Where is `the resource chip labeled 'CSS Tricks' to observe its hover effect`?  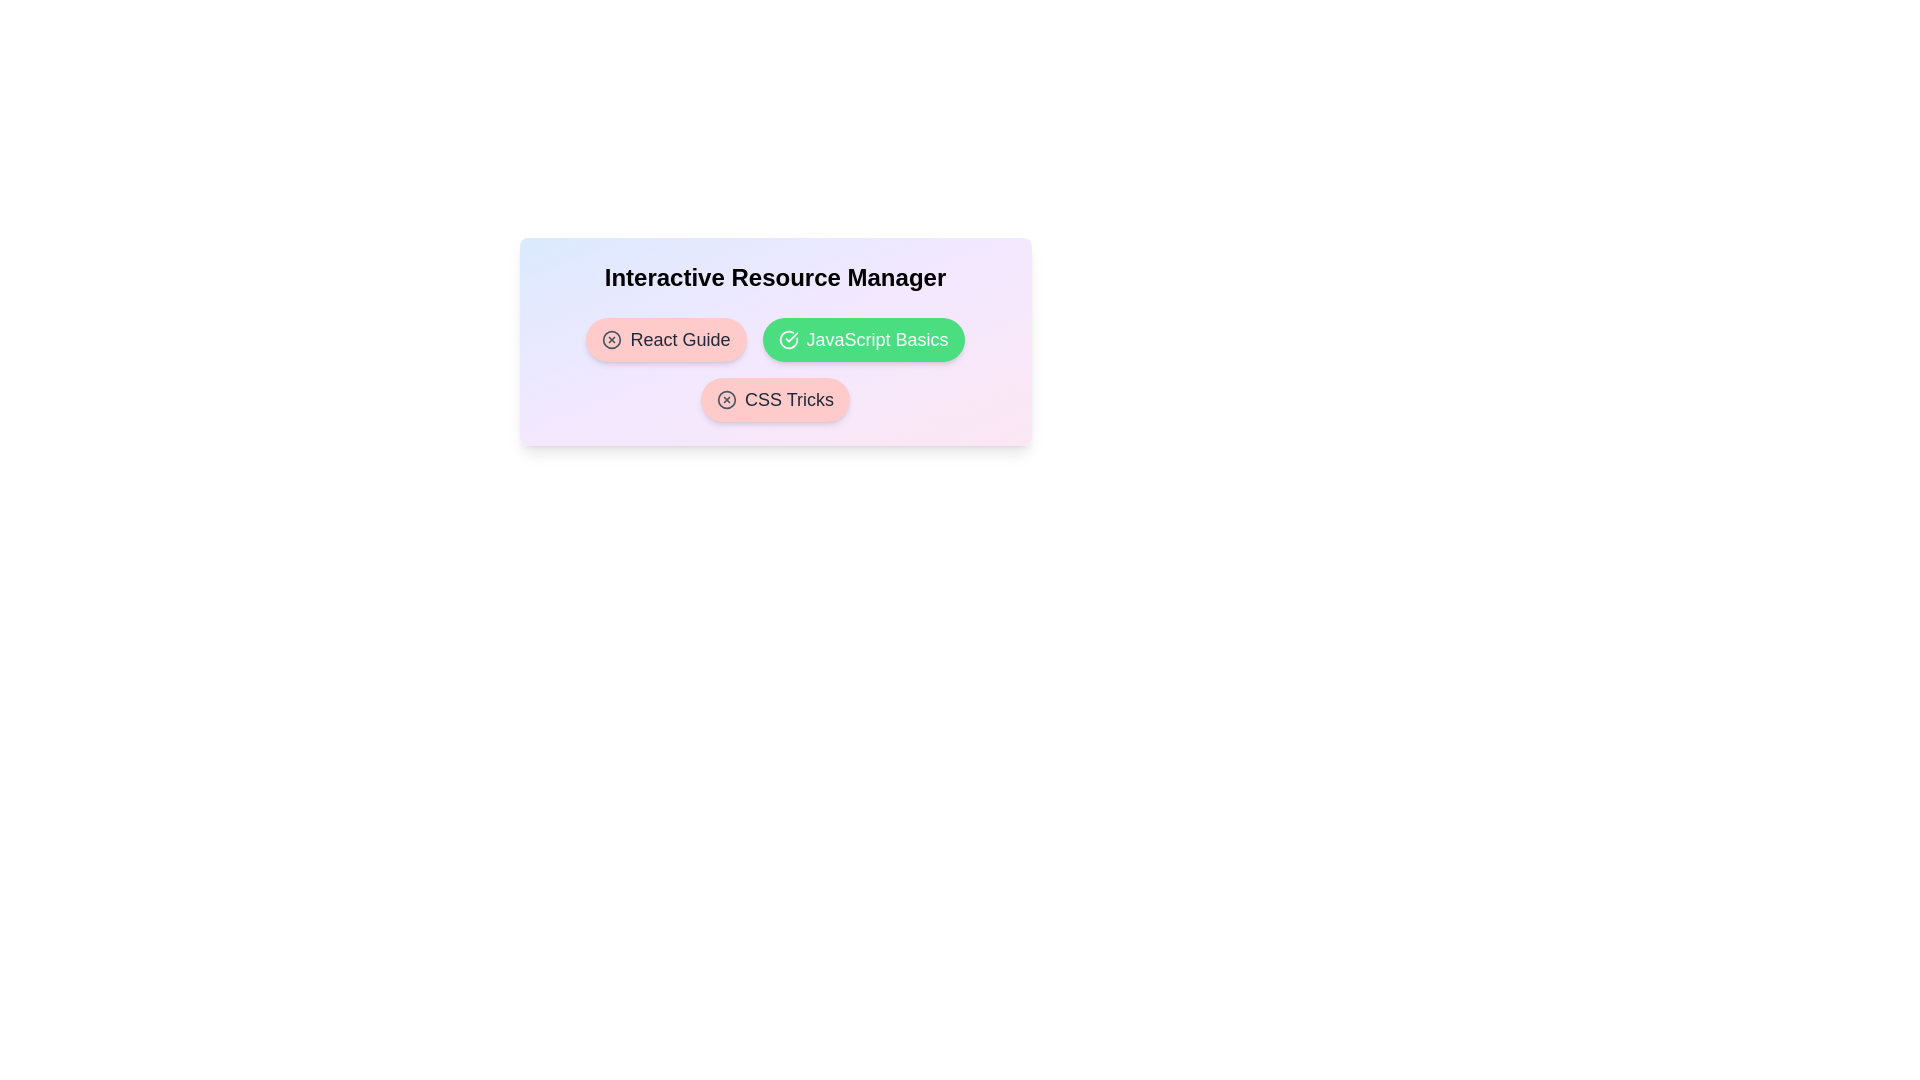 the resource chip labeled 'CSS Tricks' to observe its hover effect is located at coordinates (774, 400).